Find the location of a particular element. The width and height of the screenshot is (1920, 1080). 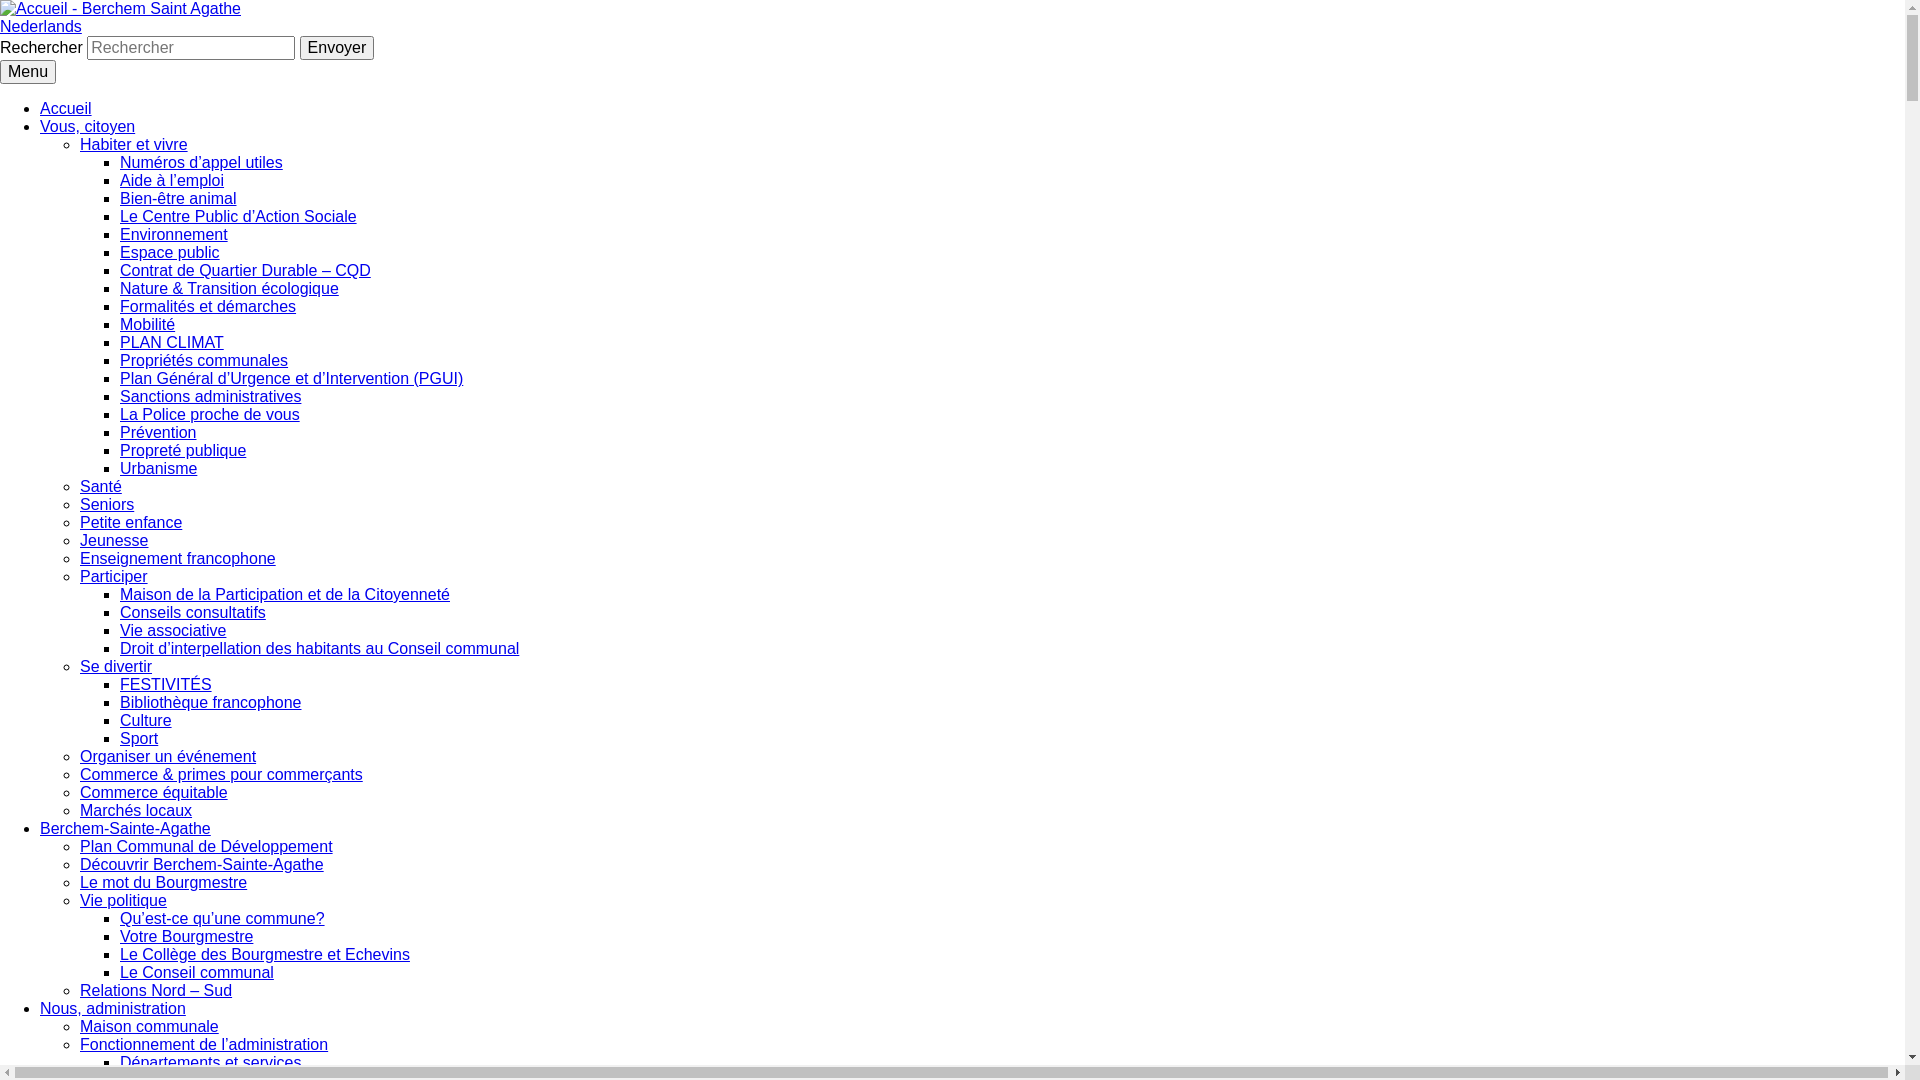

'Conseils consultatifs' is located at coordinates (192, 611).